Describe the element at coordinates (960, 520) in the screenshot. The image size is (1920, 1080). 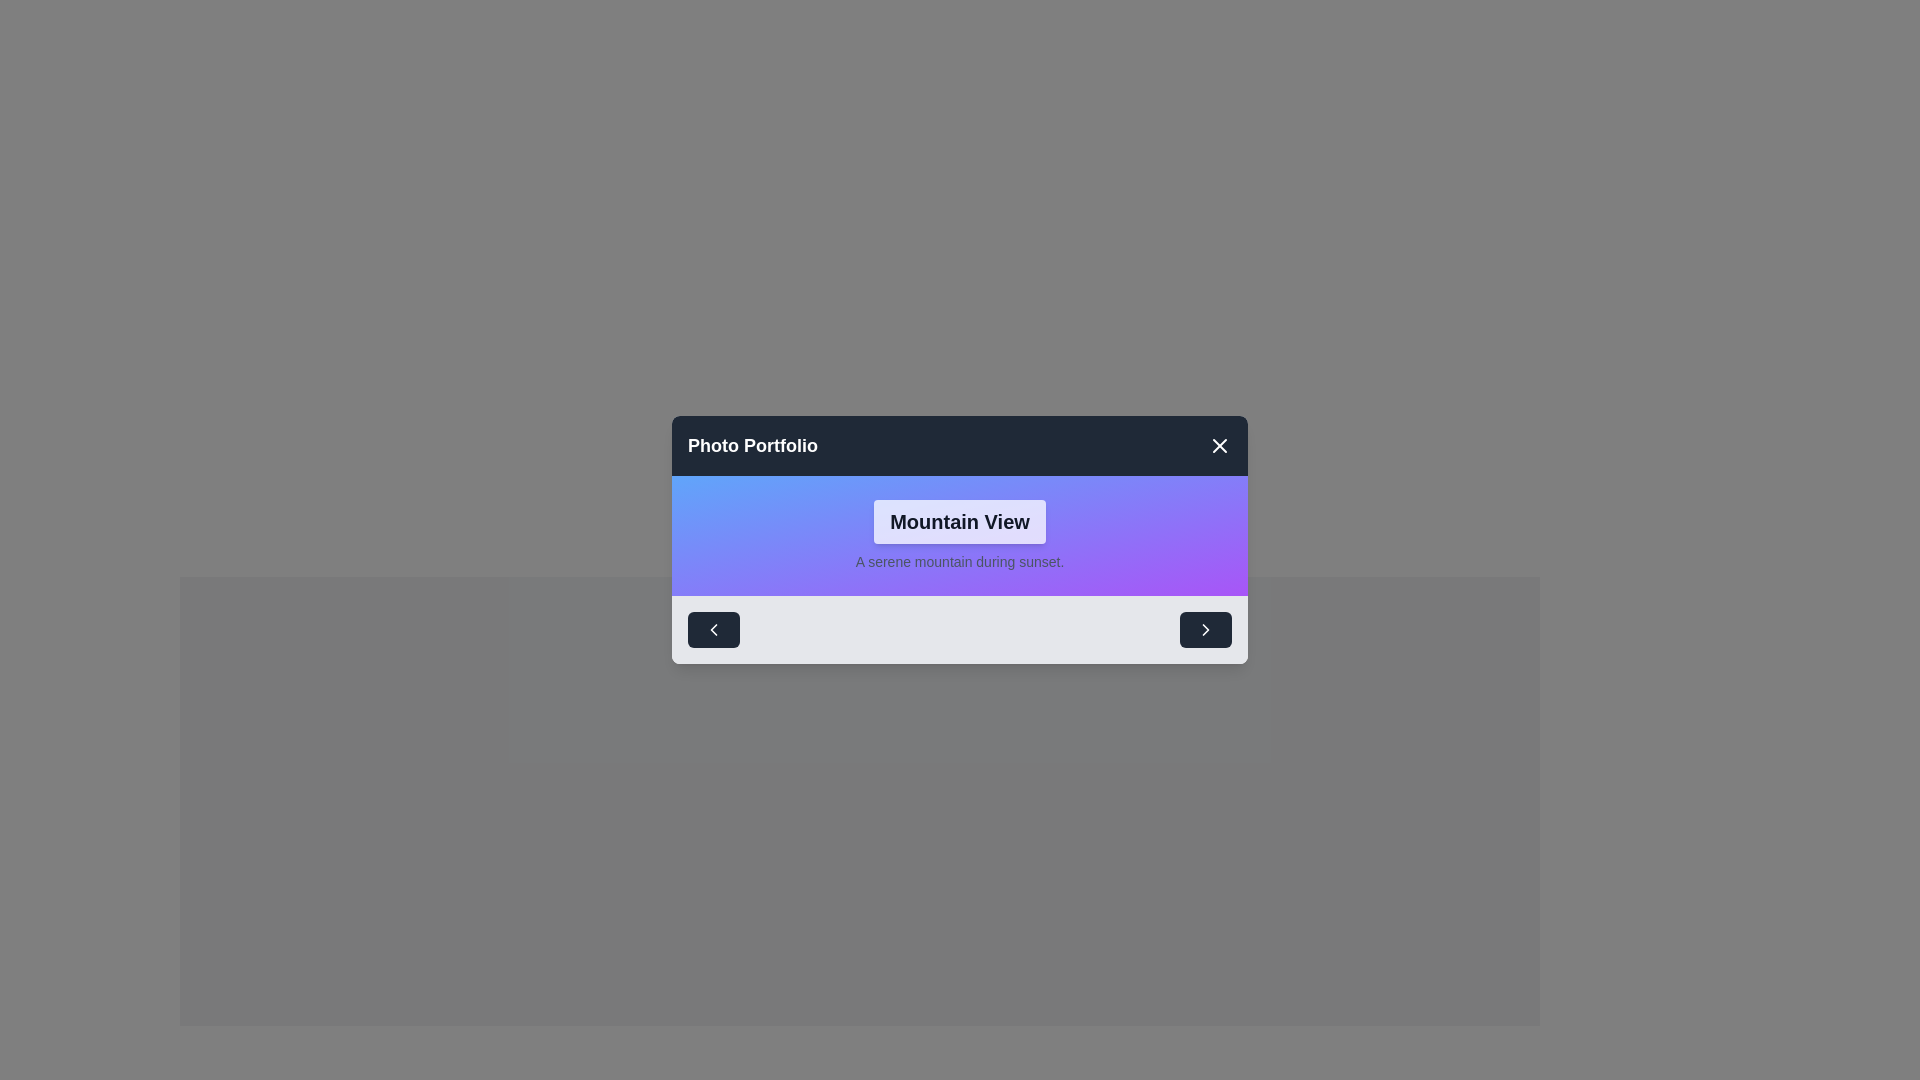
I see `the Text label that displays 'Mountain View', which is centered in a modal with a gradient background and has a semi-transparent white background with rounded corners` at that location.